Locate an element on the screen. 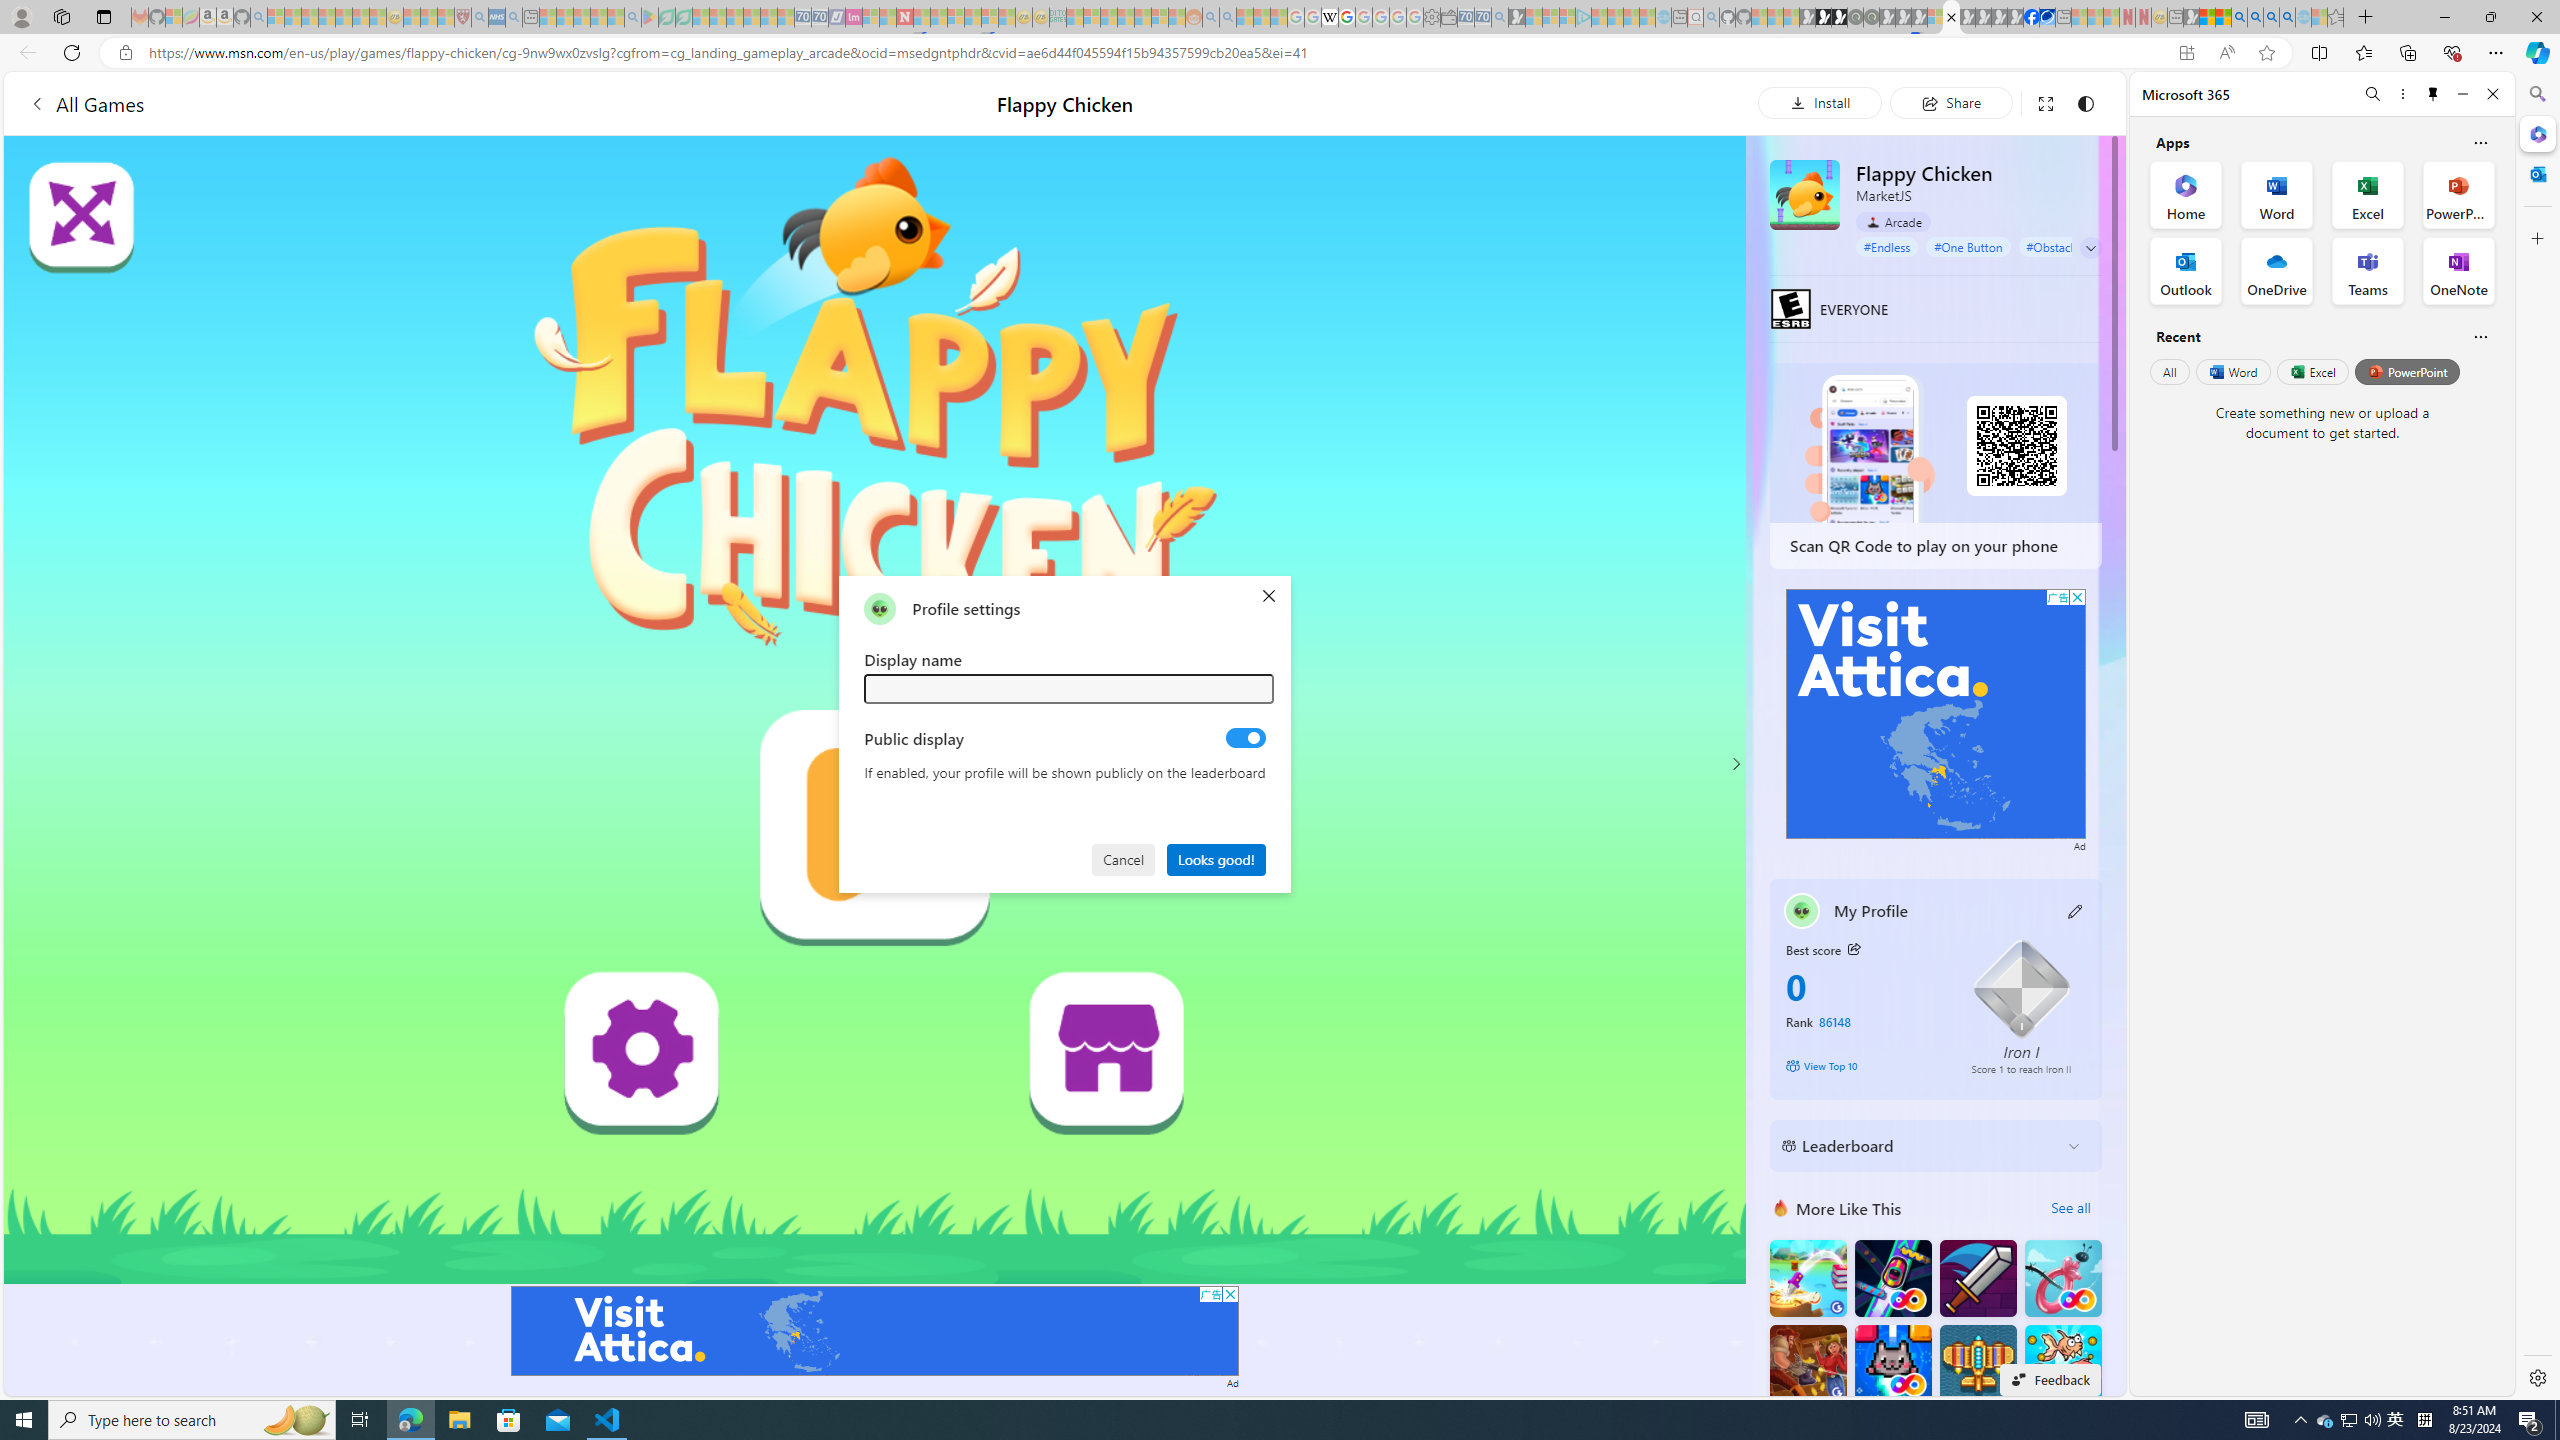 The width and height of the screenshot is (2560, 1440). 'Collections' is located at coordinates (2406, 51).